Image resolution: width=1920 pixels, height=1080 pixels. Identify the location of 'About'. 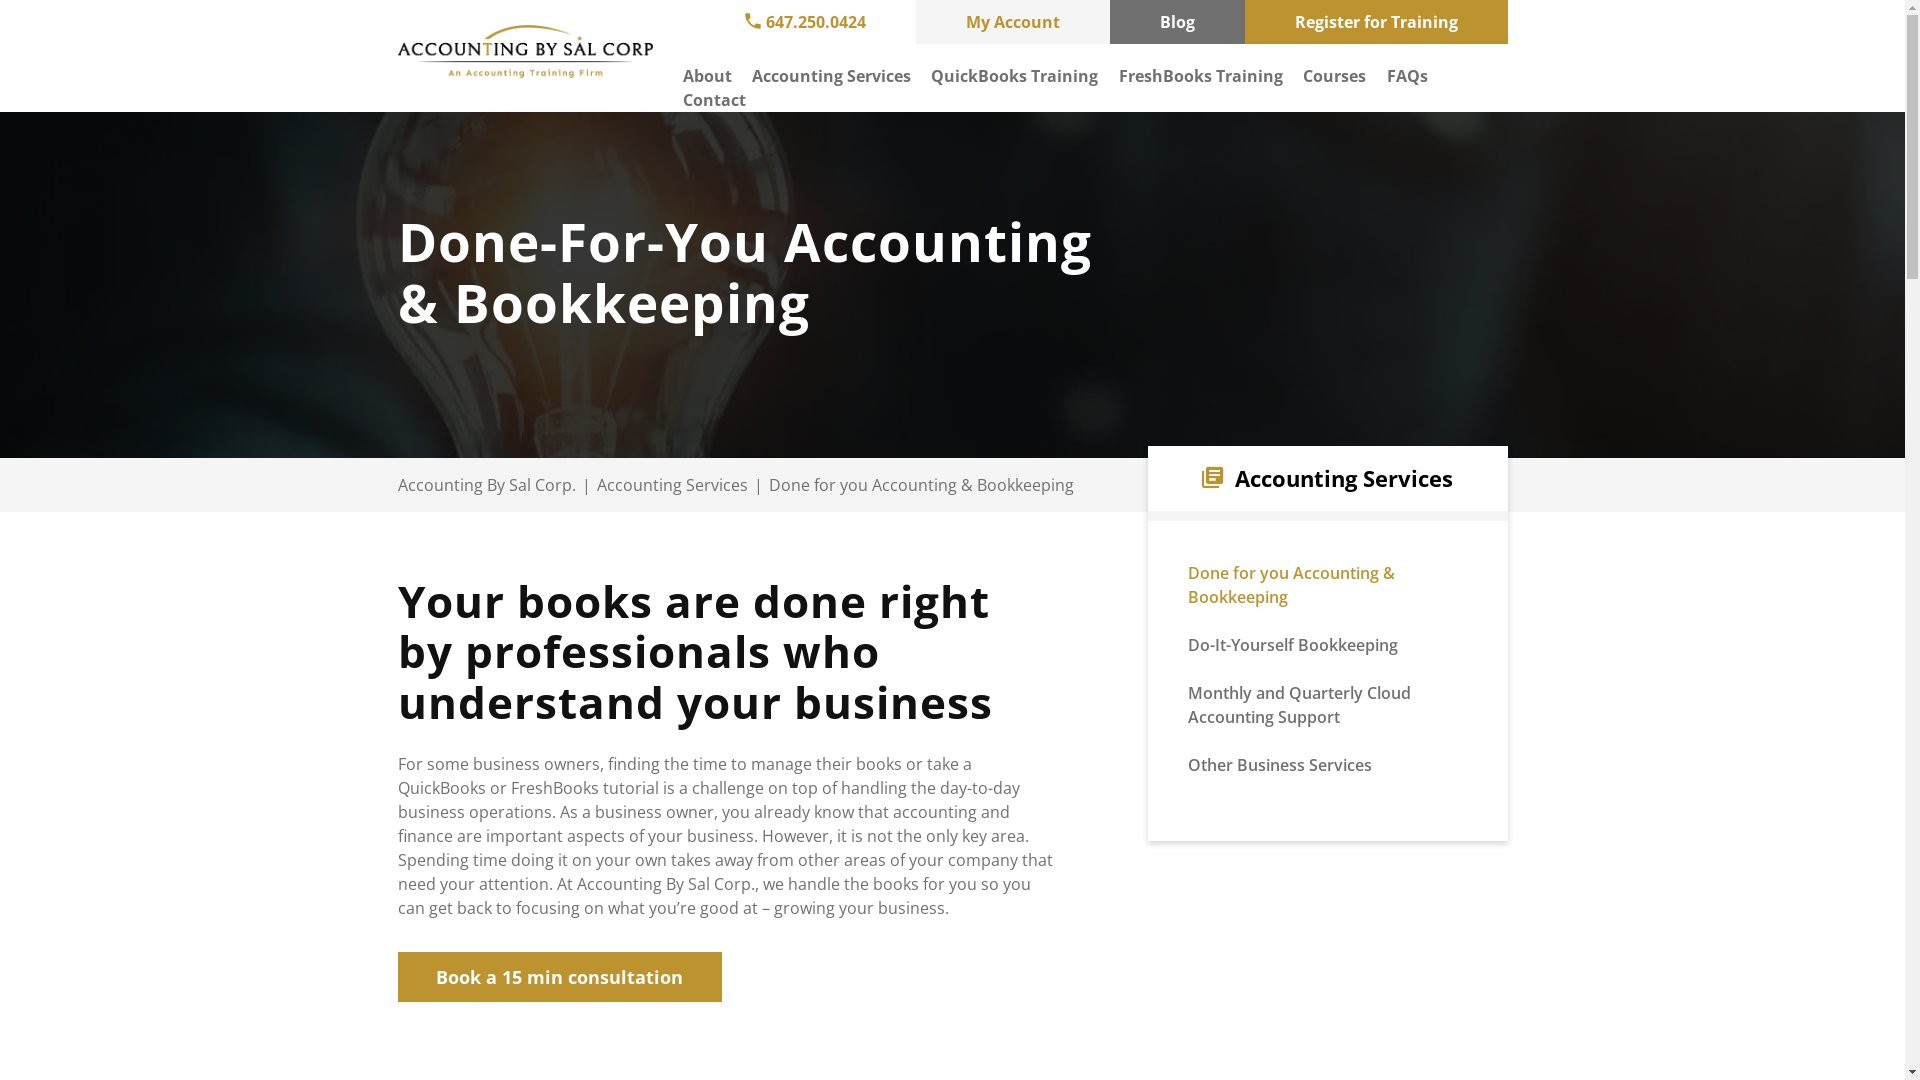
(706, 75).